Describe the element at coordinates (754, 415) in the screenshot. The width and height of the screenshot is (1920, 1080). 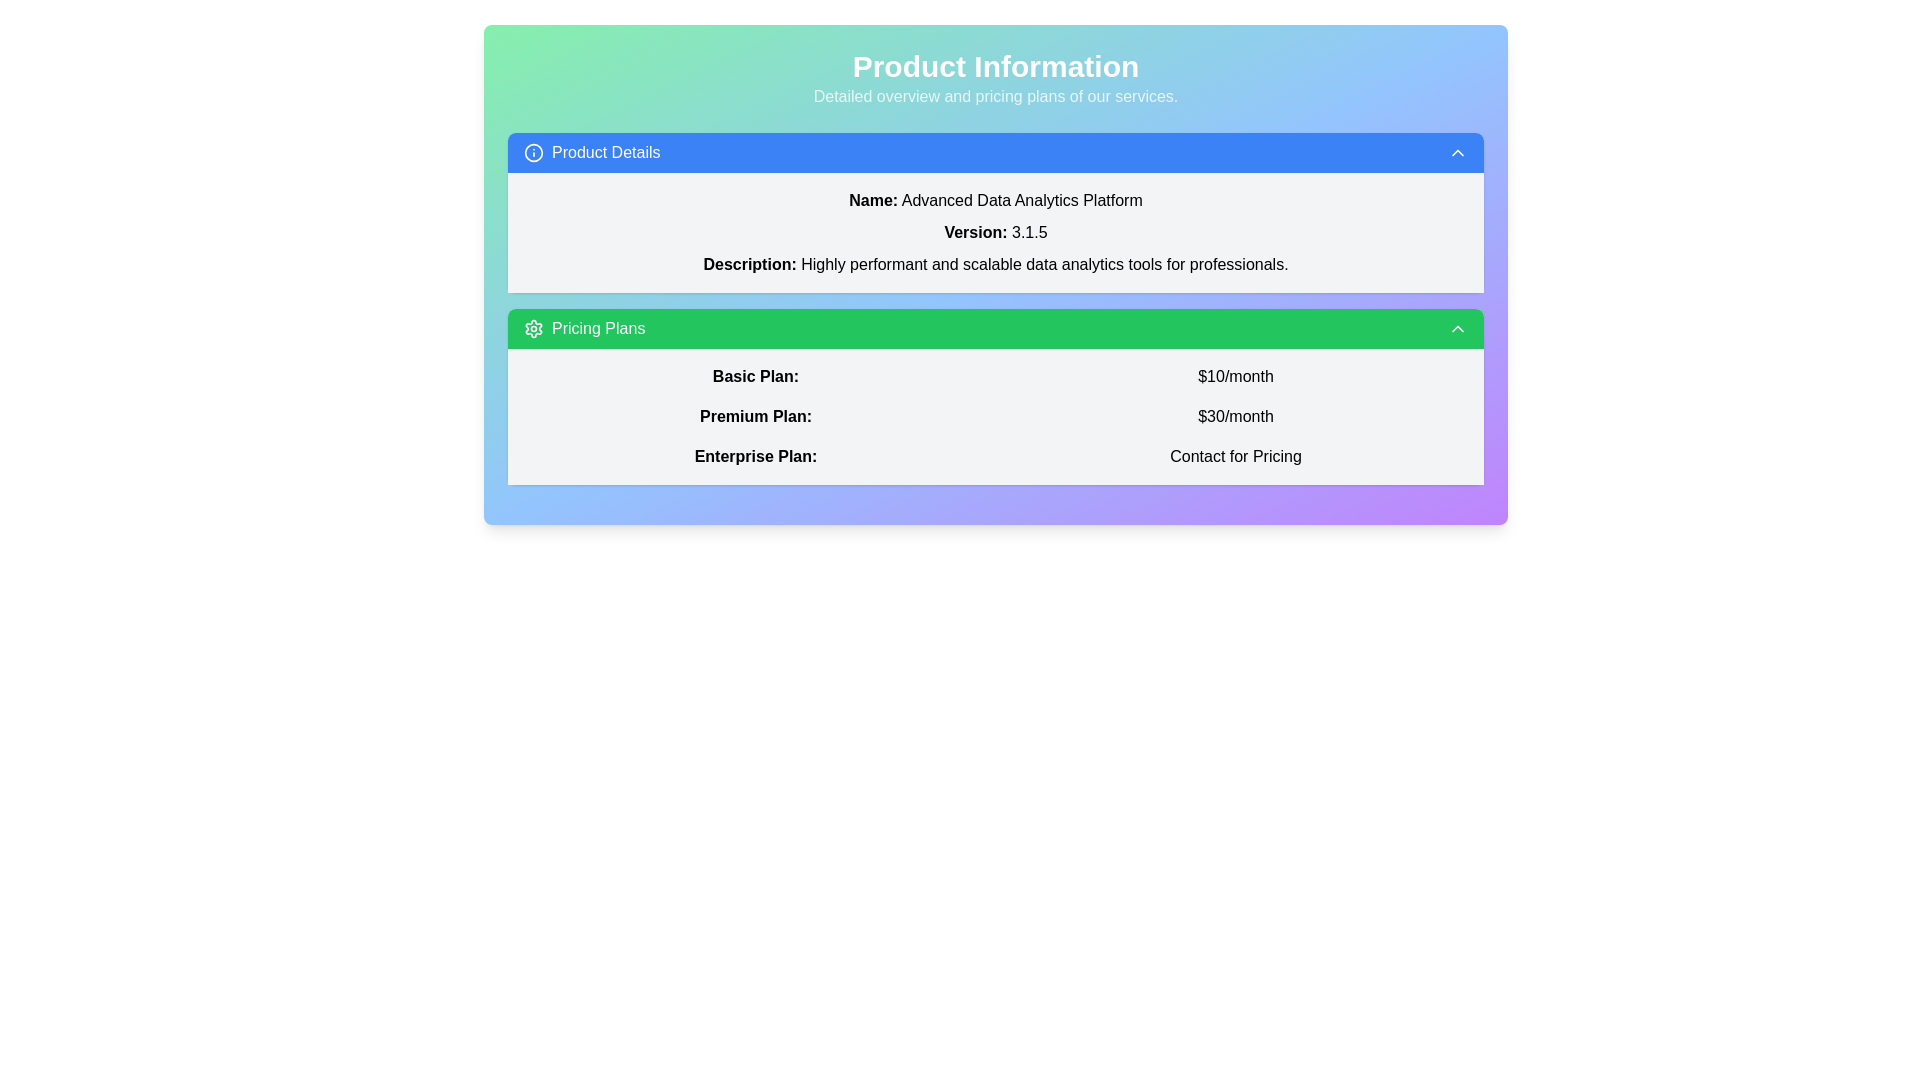
I see `text label indicating the premium pricing option, located between the 'Basic Plan:' and 'Enterprise Plan:' items in the 'Pricing Plans' section` at that location.